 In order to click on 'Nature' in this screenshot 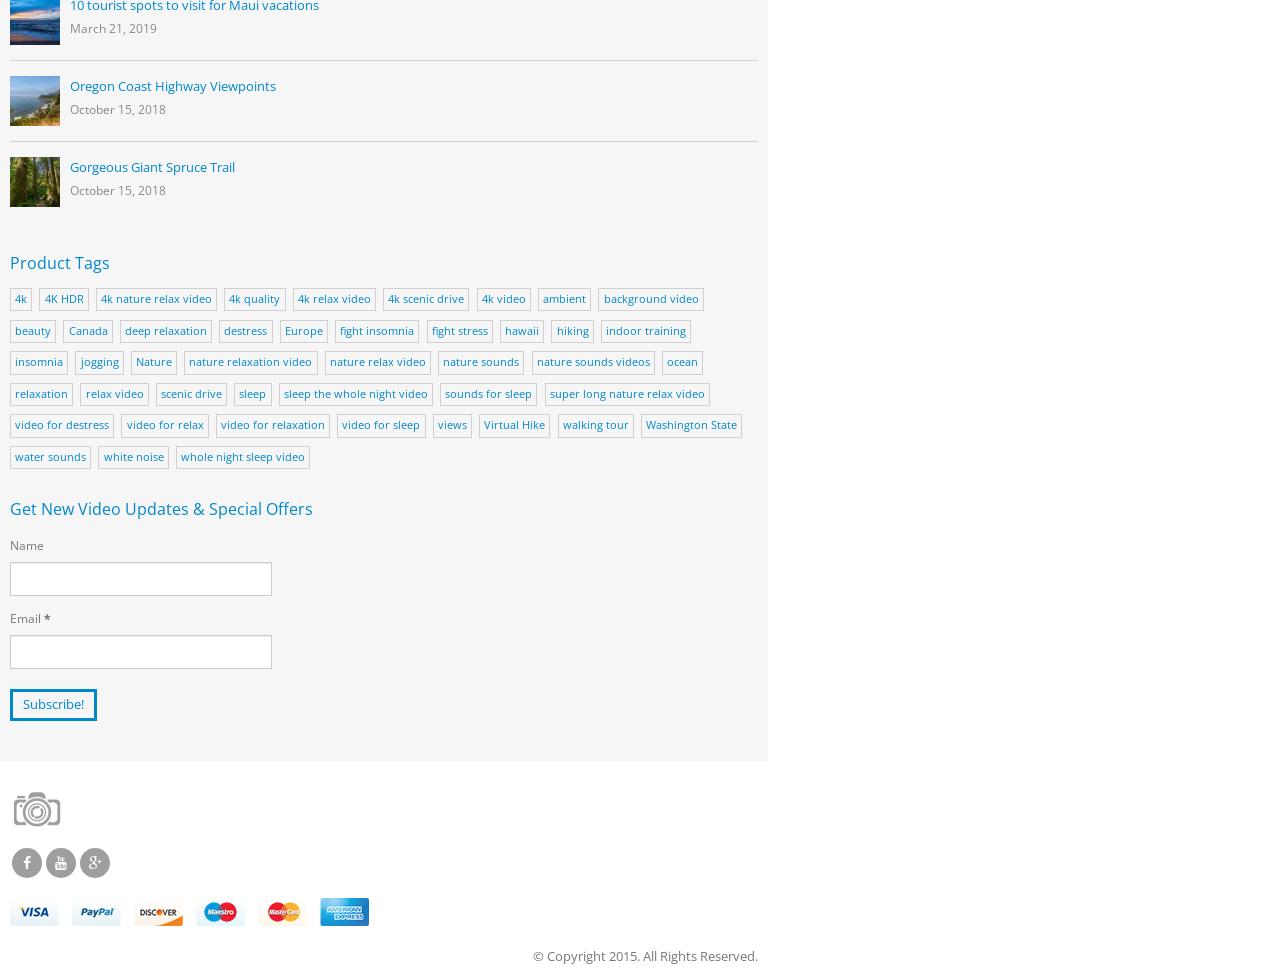, I will do `click(152, 360)`.